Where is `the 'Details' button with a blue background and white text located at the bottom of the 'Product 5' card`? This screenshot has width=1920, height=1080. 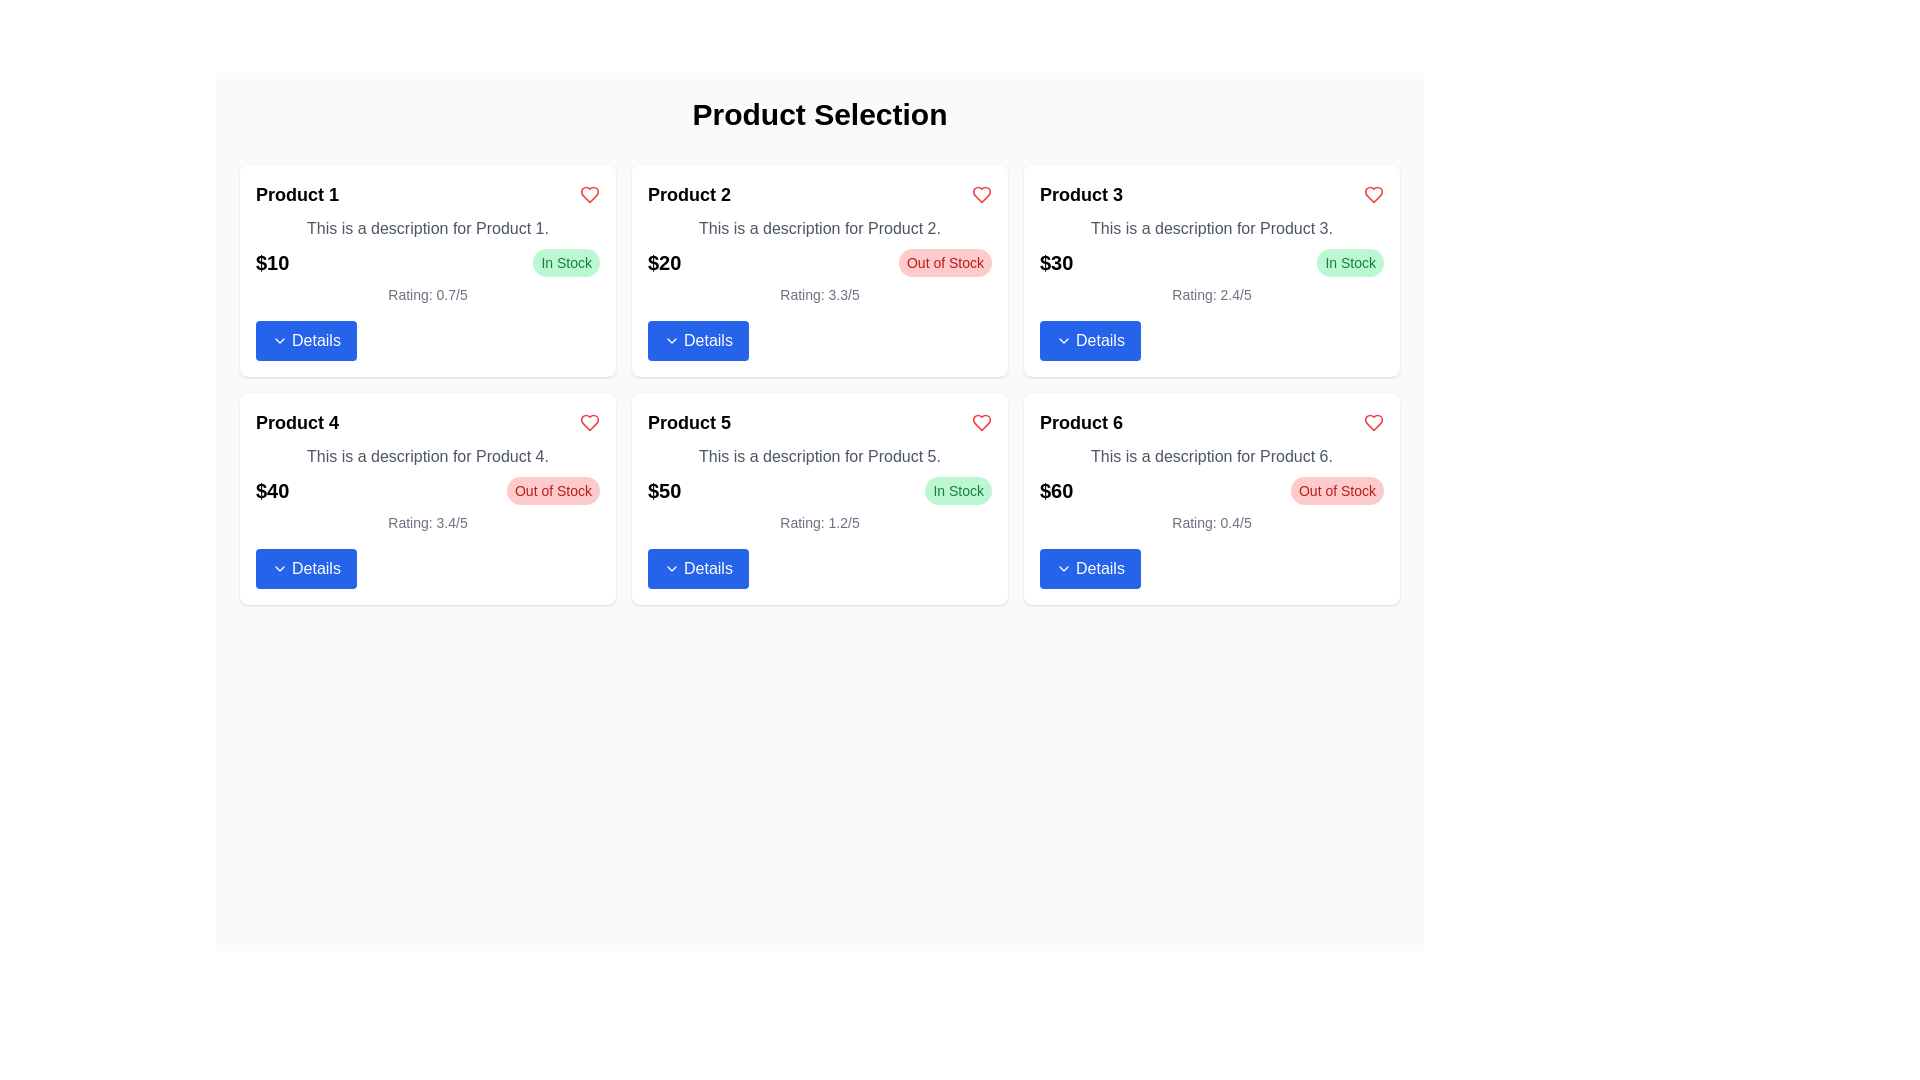
the 'Details' button with a blue background and white text located at the bottom of the 'Product 5' card is located at coordinates (698, 569).